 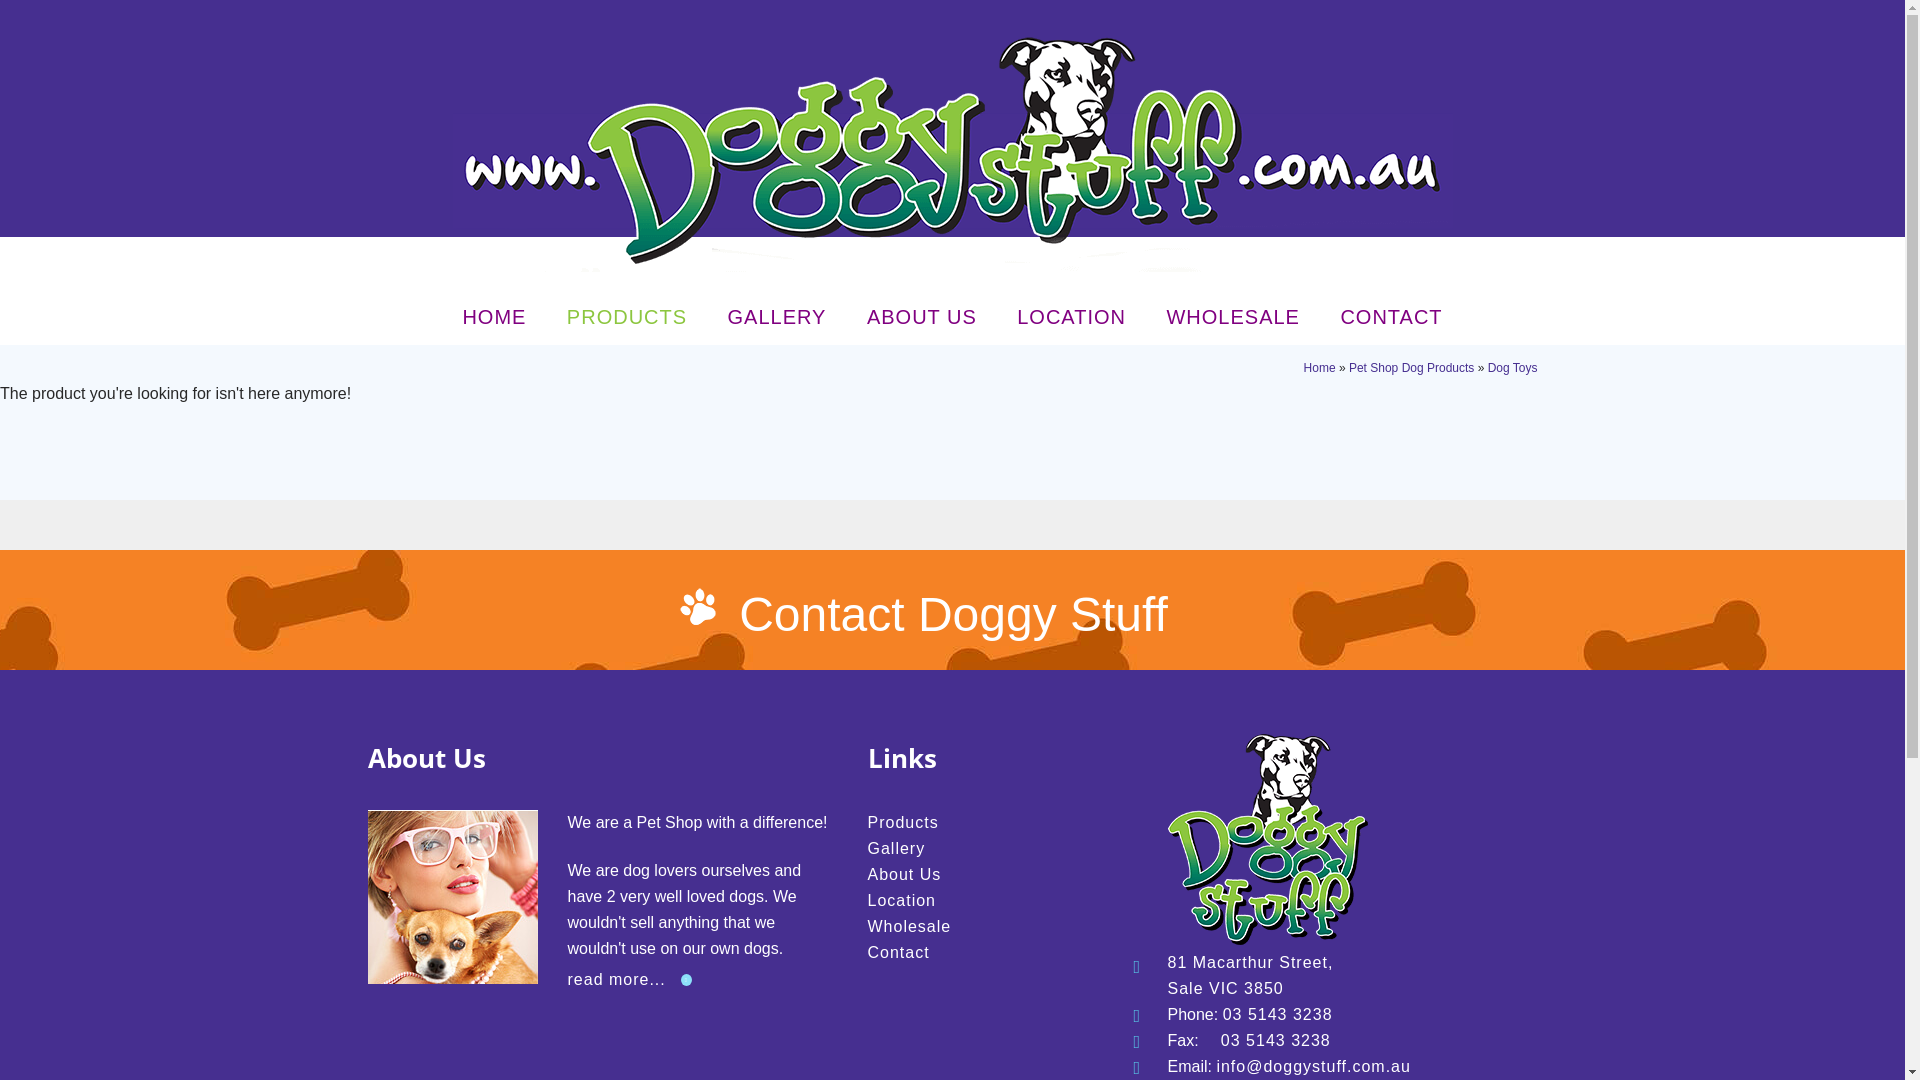 I want to click on 'read more...', so click(x=566, y=976).